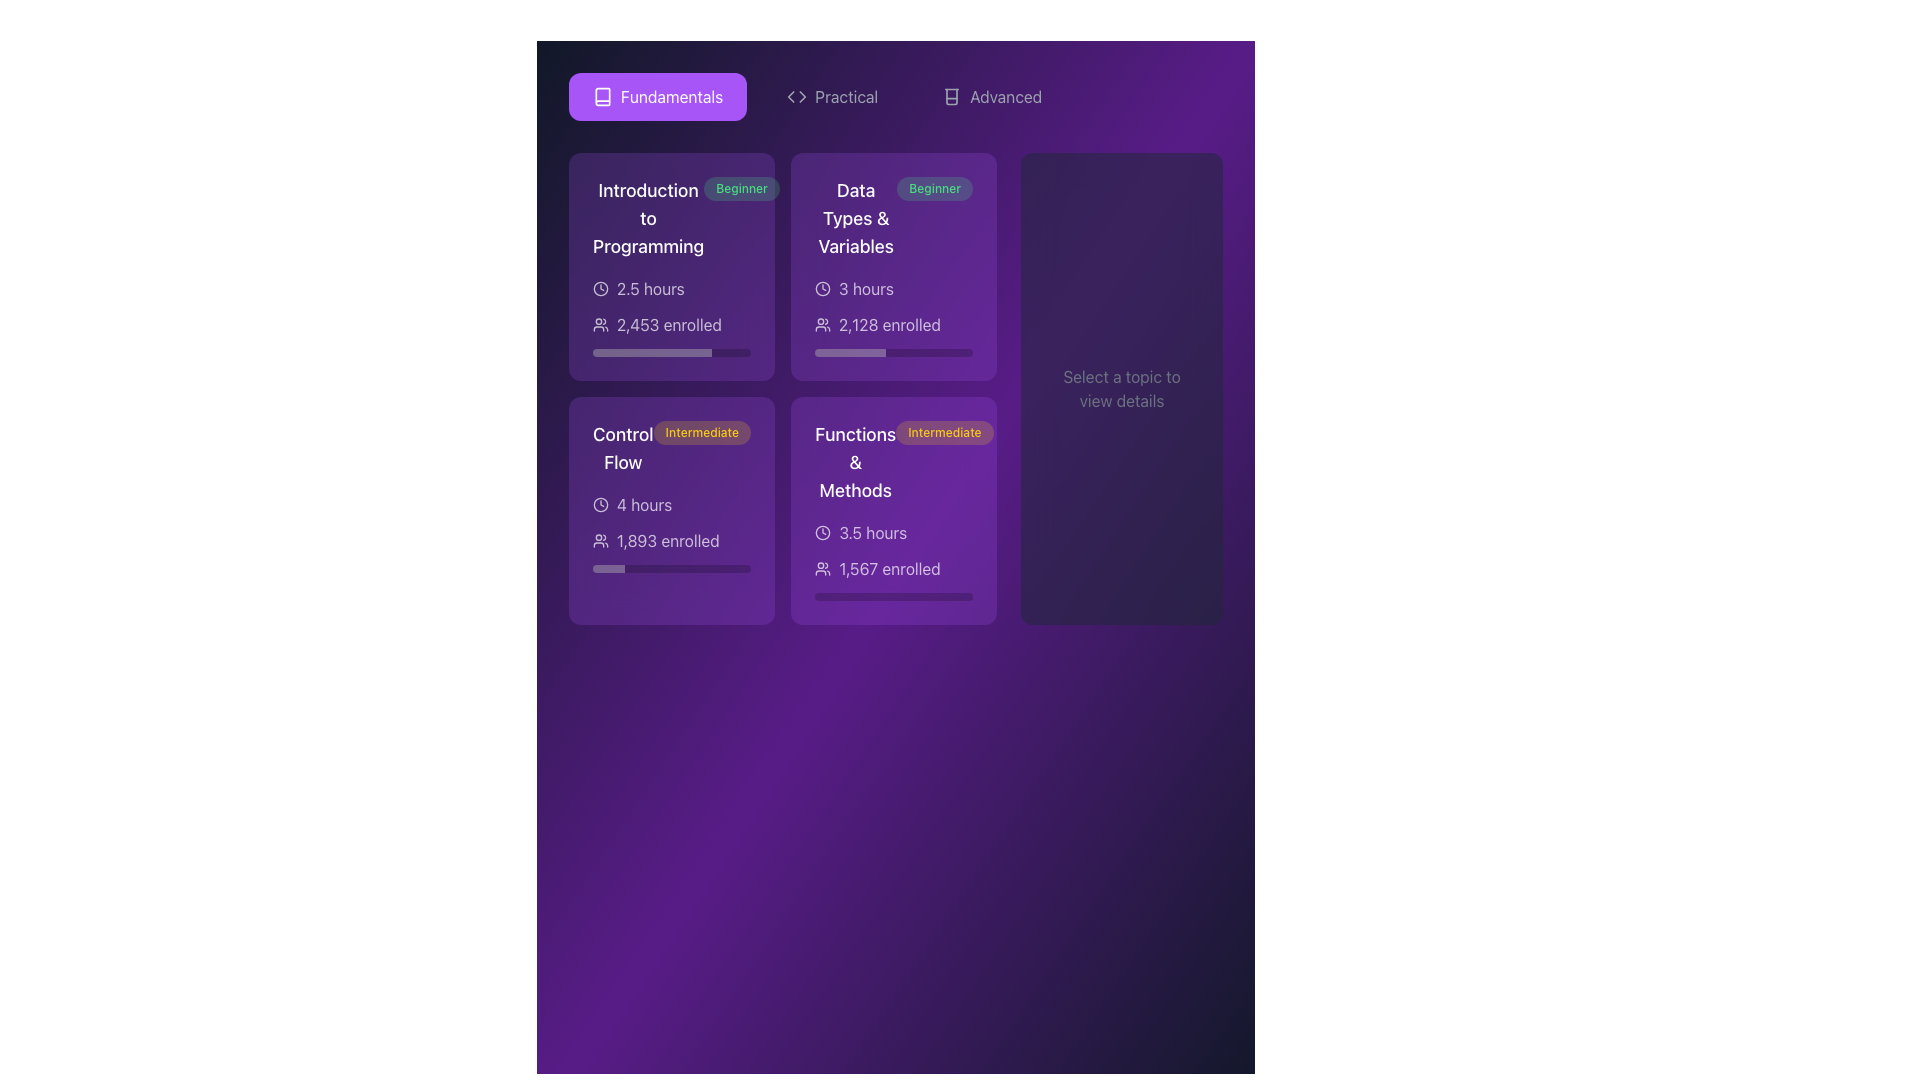  Describe the element at coordinates (599, 504) in the screenshot. I see `the SVG graphic element forming a circle that represents a clock face, located near the bottom-left corner of the second tile in the second row of course descriptions` at that location.